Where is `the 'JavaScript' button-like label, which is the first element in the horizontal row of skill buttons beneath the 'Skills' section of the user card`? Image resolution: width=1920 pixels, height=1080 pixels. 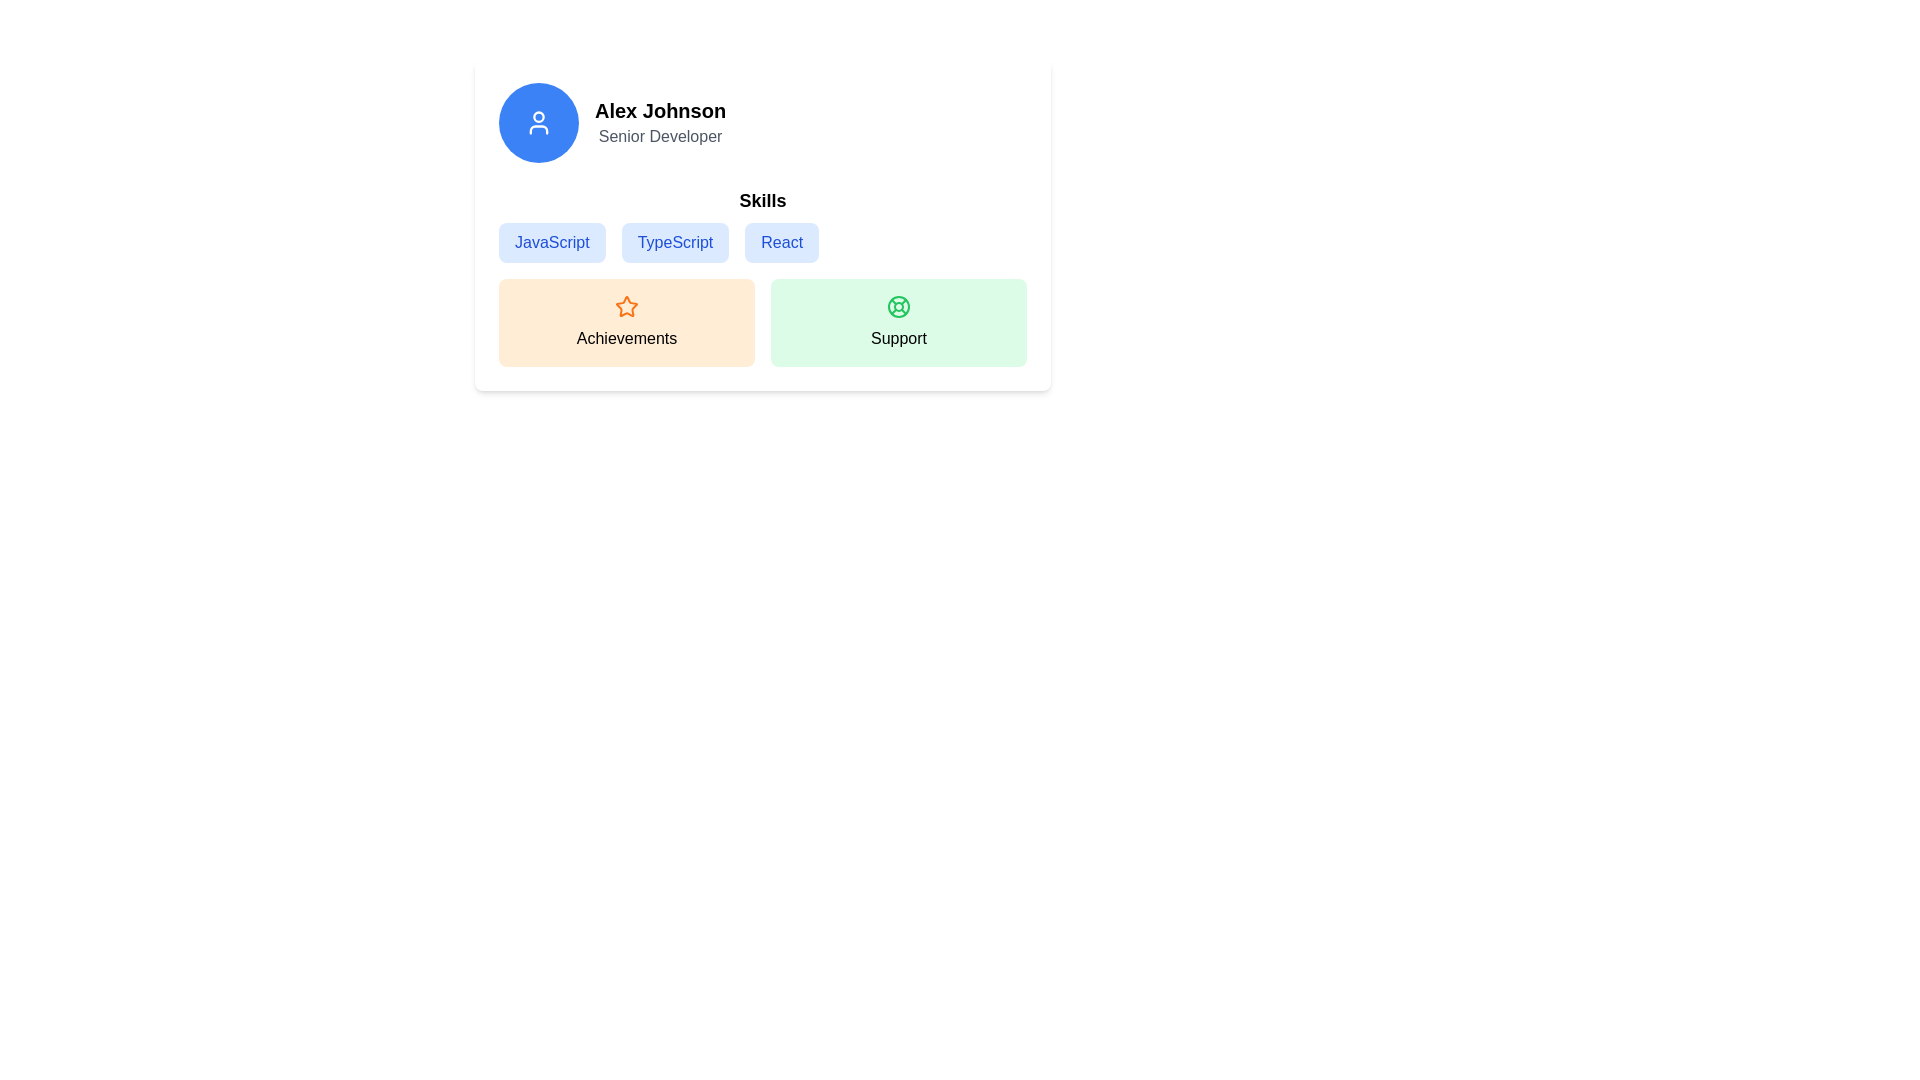
the 'JavaScript' button-like label, which is the first element in the horizontal row of skill buttons beneath the 'Skills' section of the user card is located at coordinates (552, 242).